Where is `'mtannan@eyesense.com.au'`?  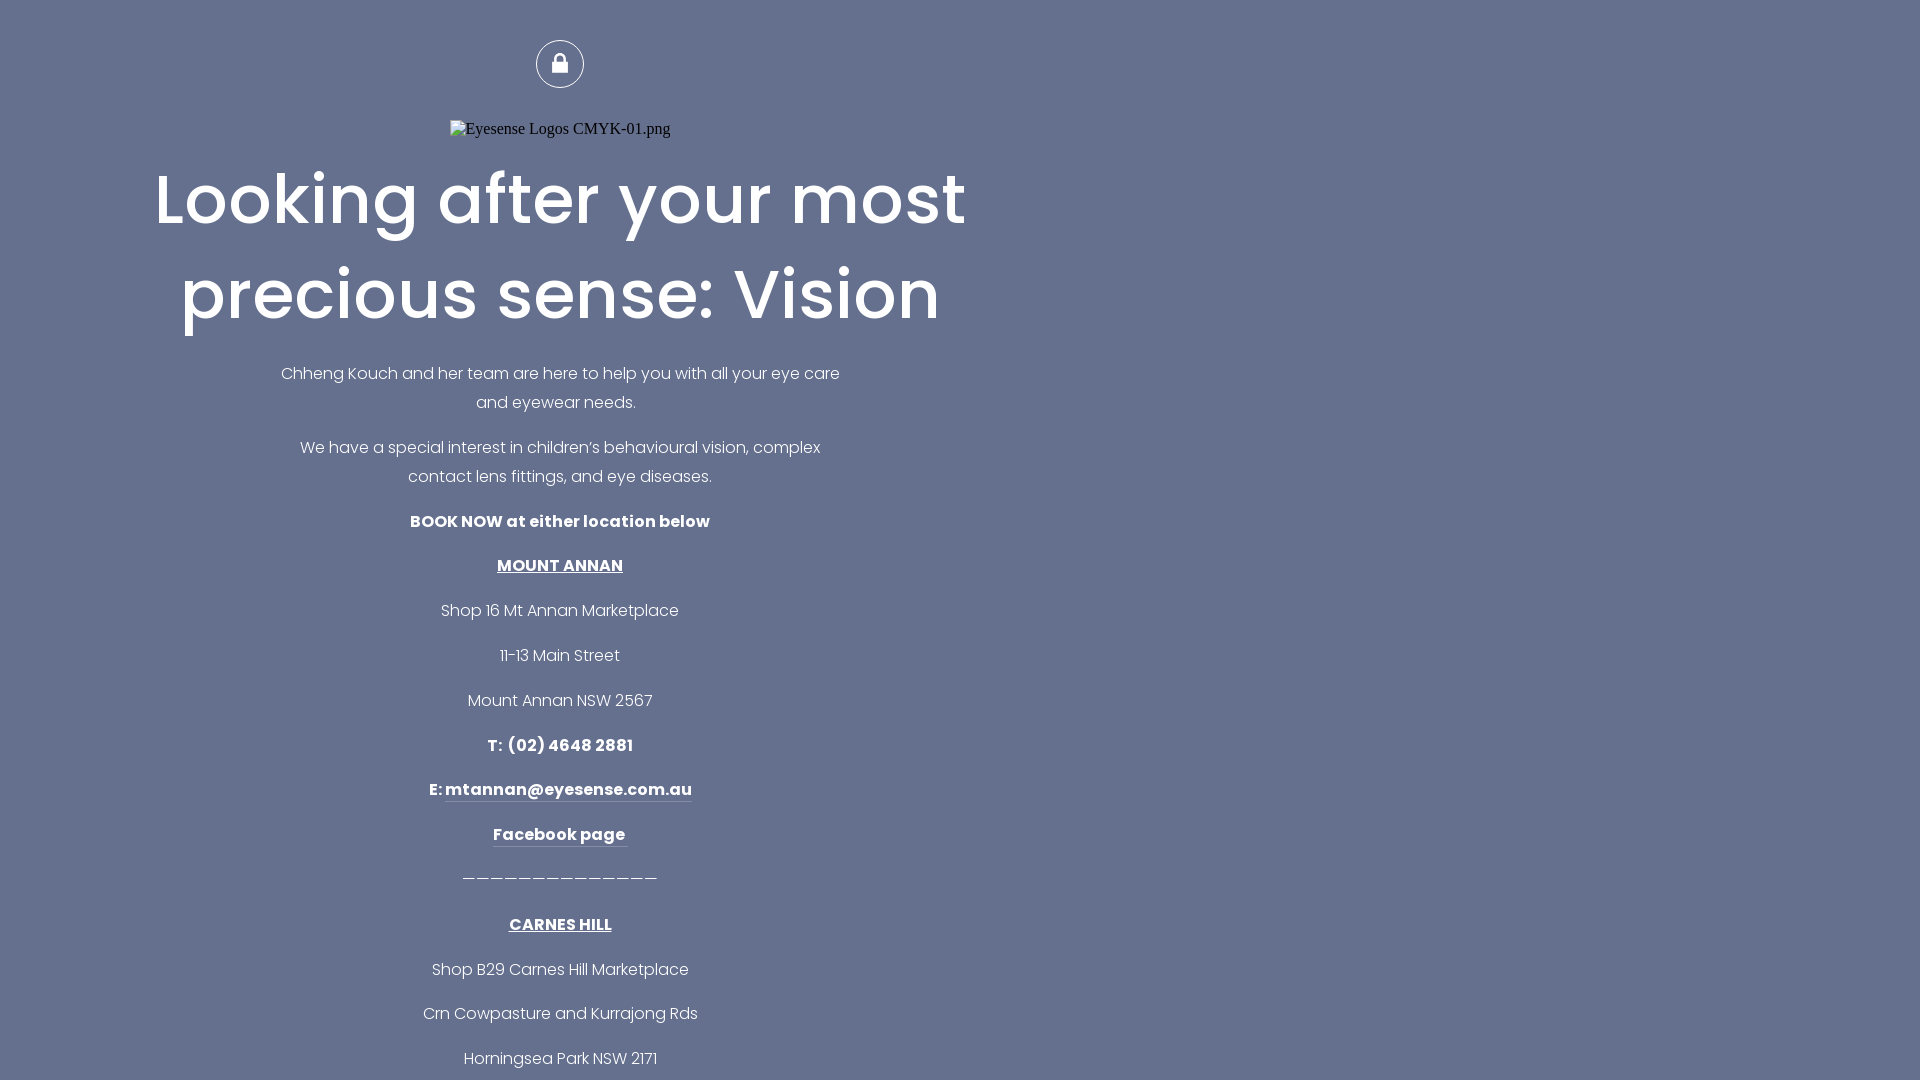
'mtannan@eyesense.com.au' is located at coordinates (566, 789).